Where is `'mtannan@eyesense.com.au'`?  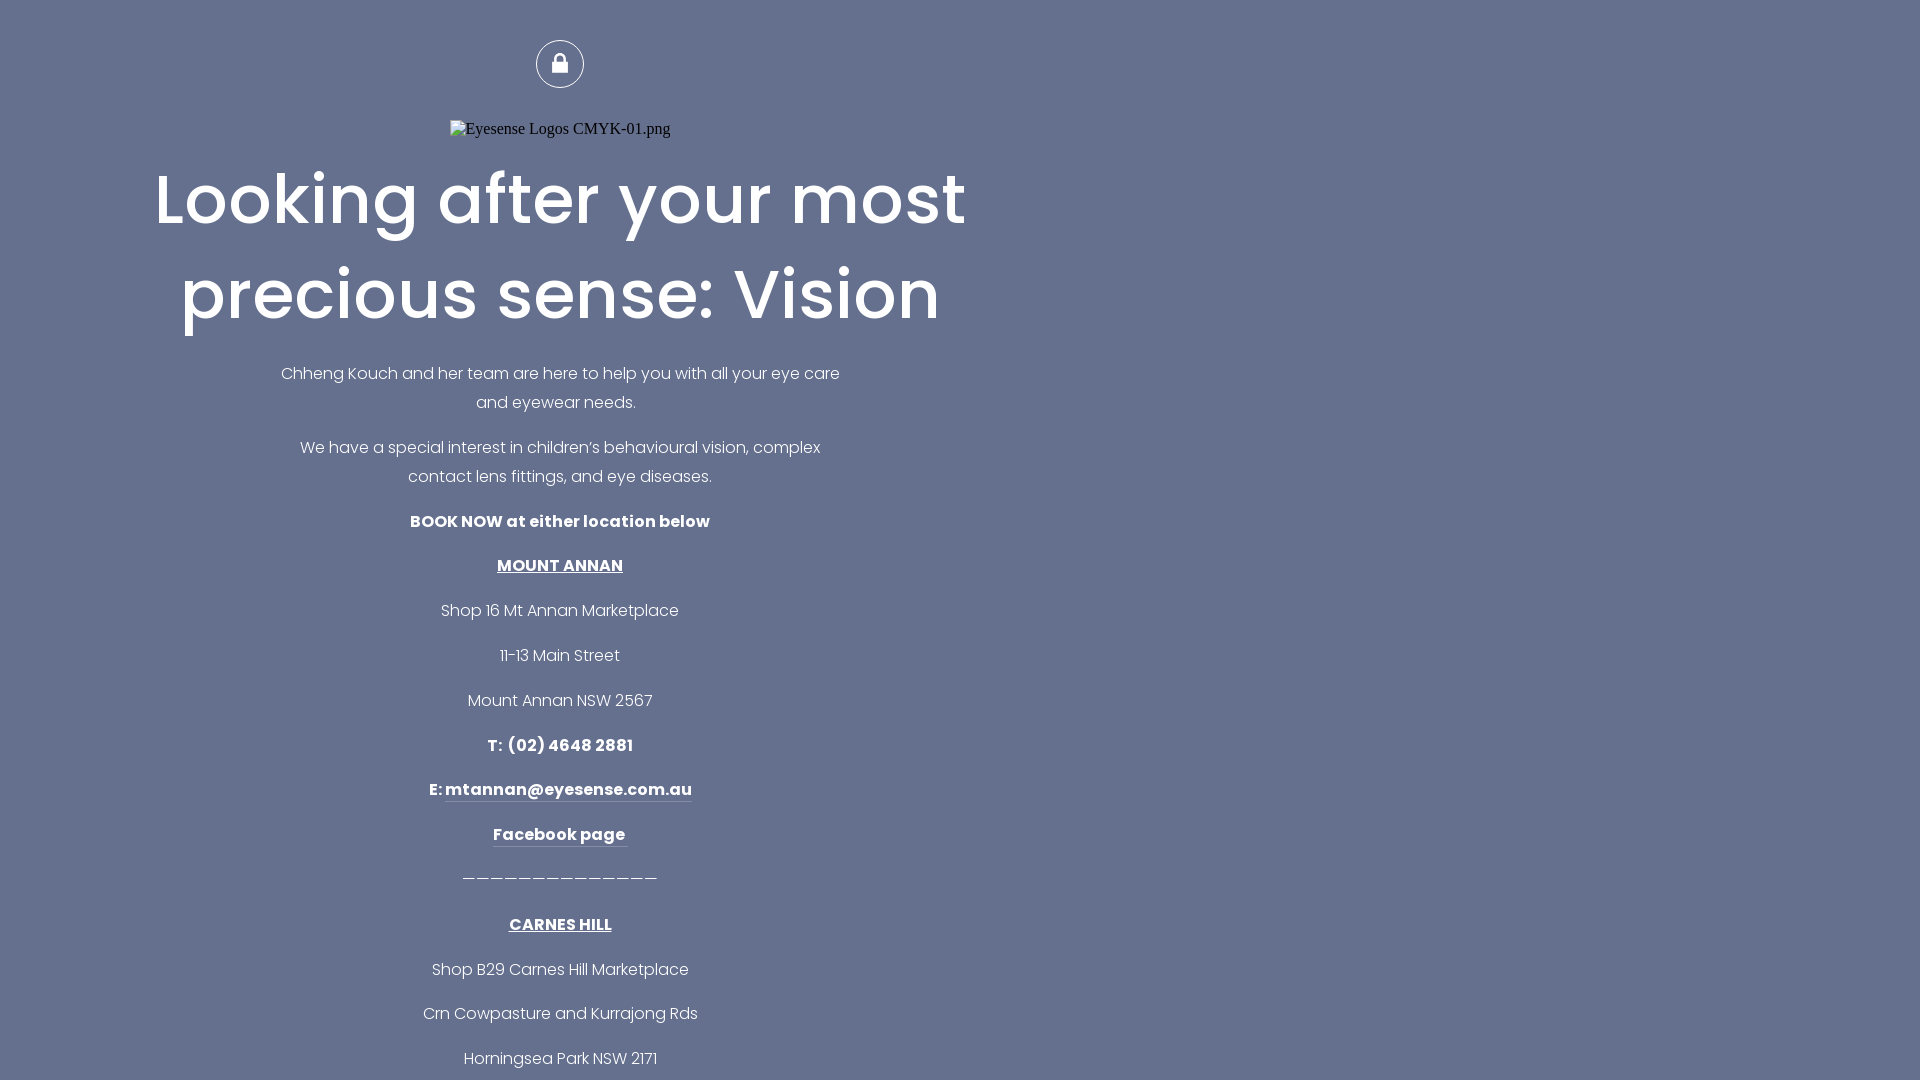
'mtannan@eyesense.com.au' is located at coordinates (566, 789).